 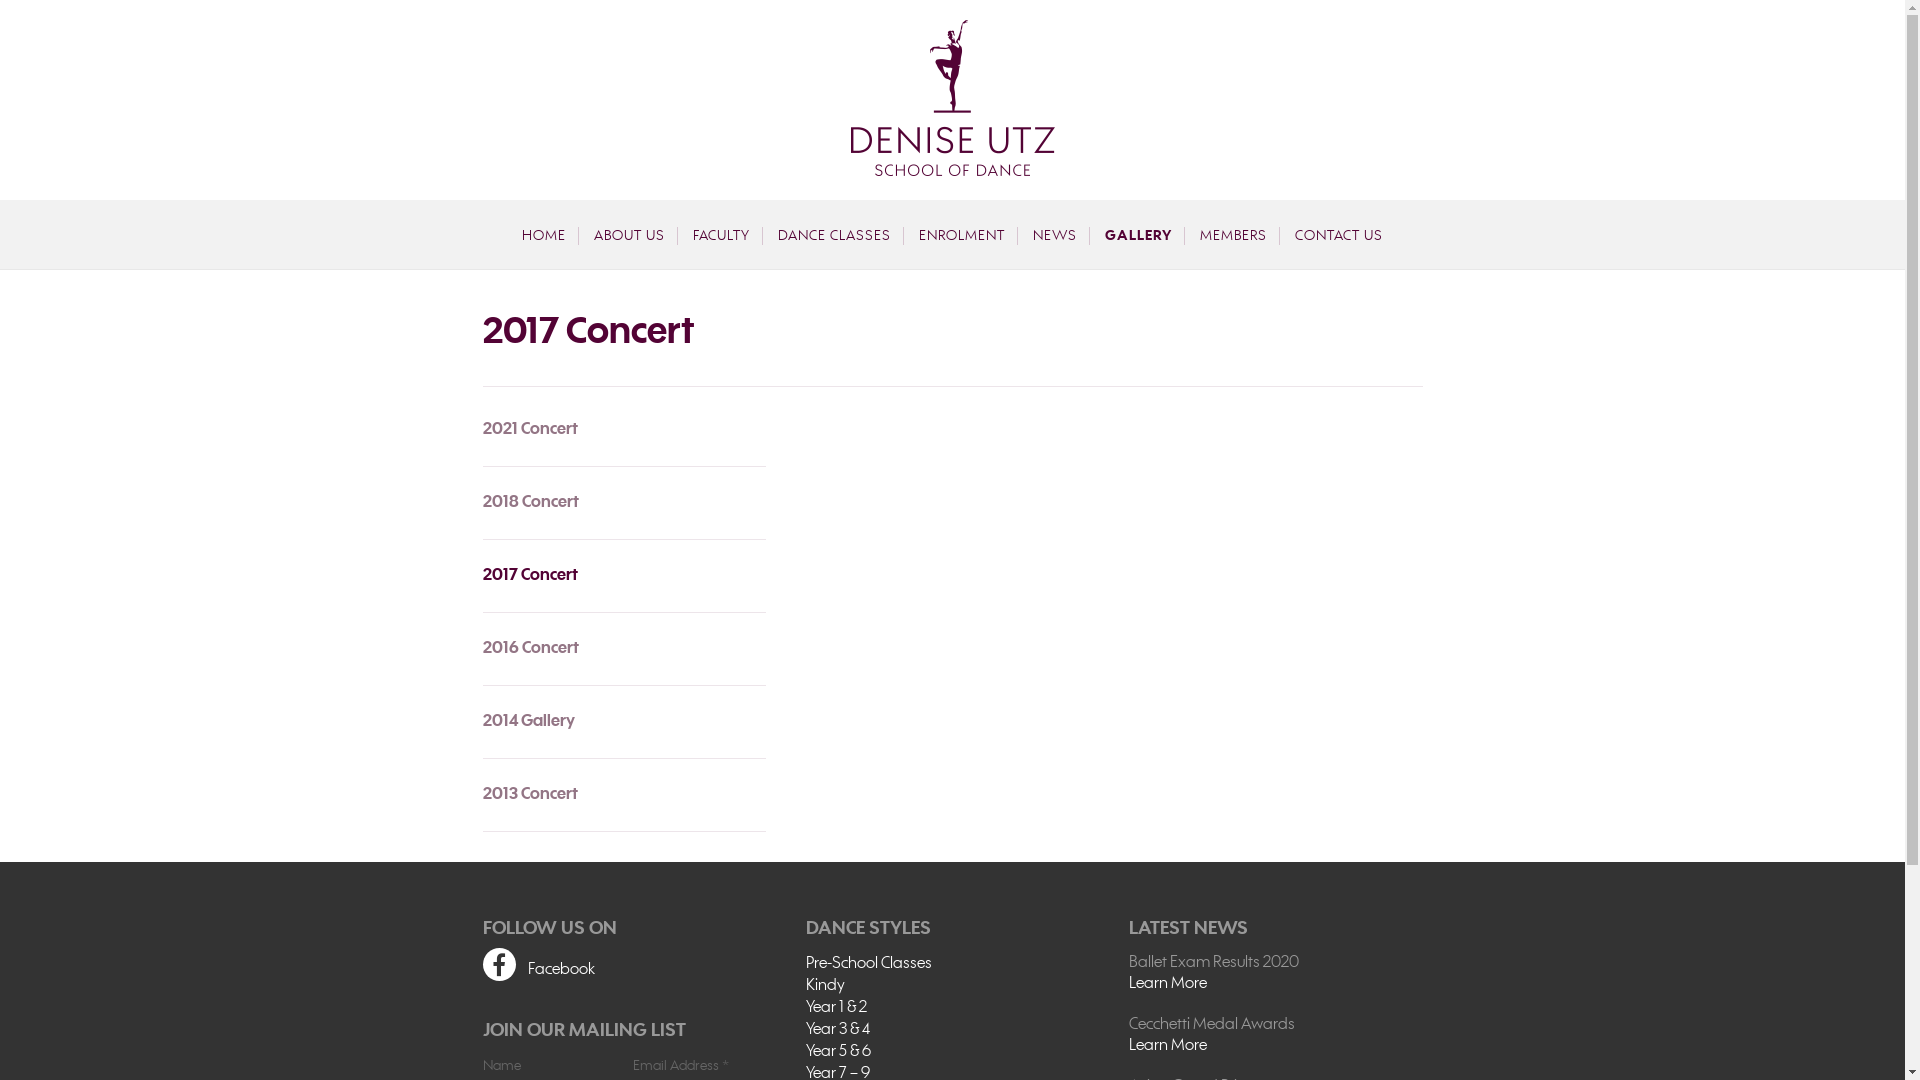 I want to click on 'GALLERY', so click(x=1138, y=234).